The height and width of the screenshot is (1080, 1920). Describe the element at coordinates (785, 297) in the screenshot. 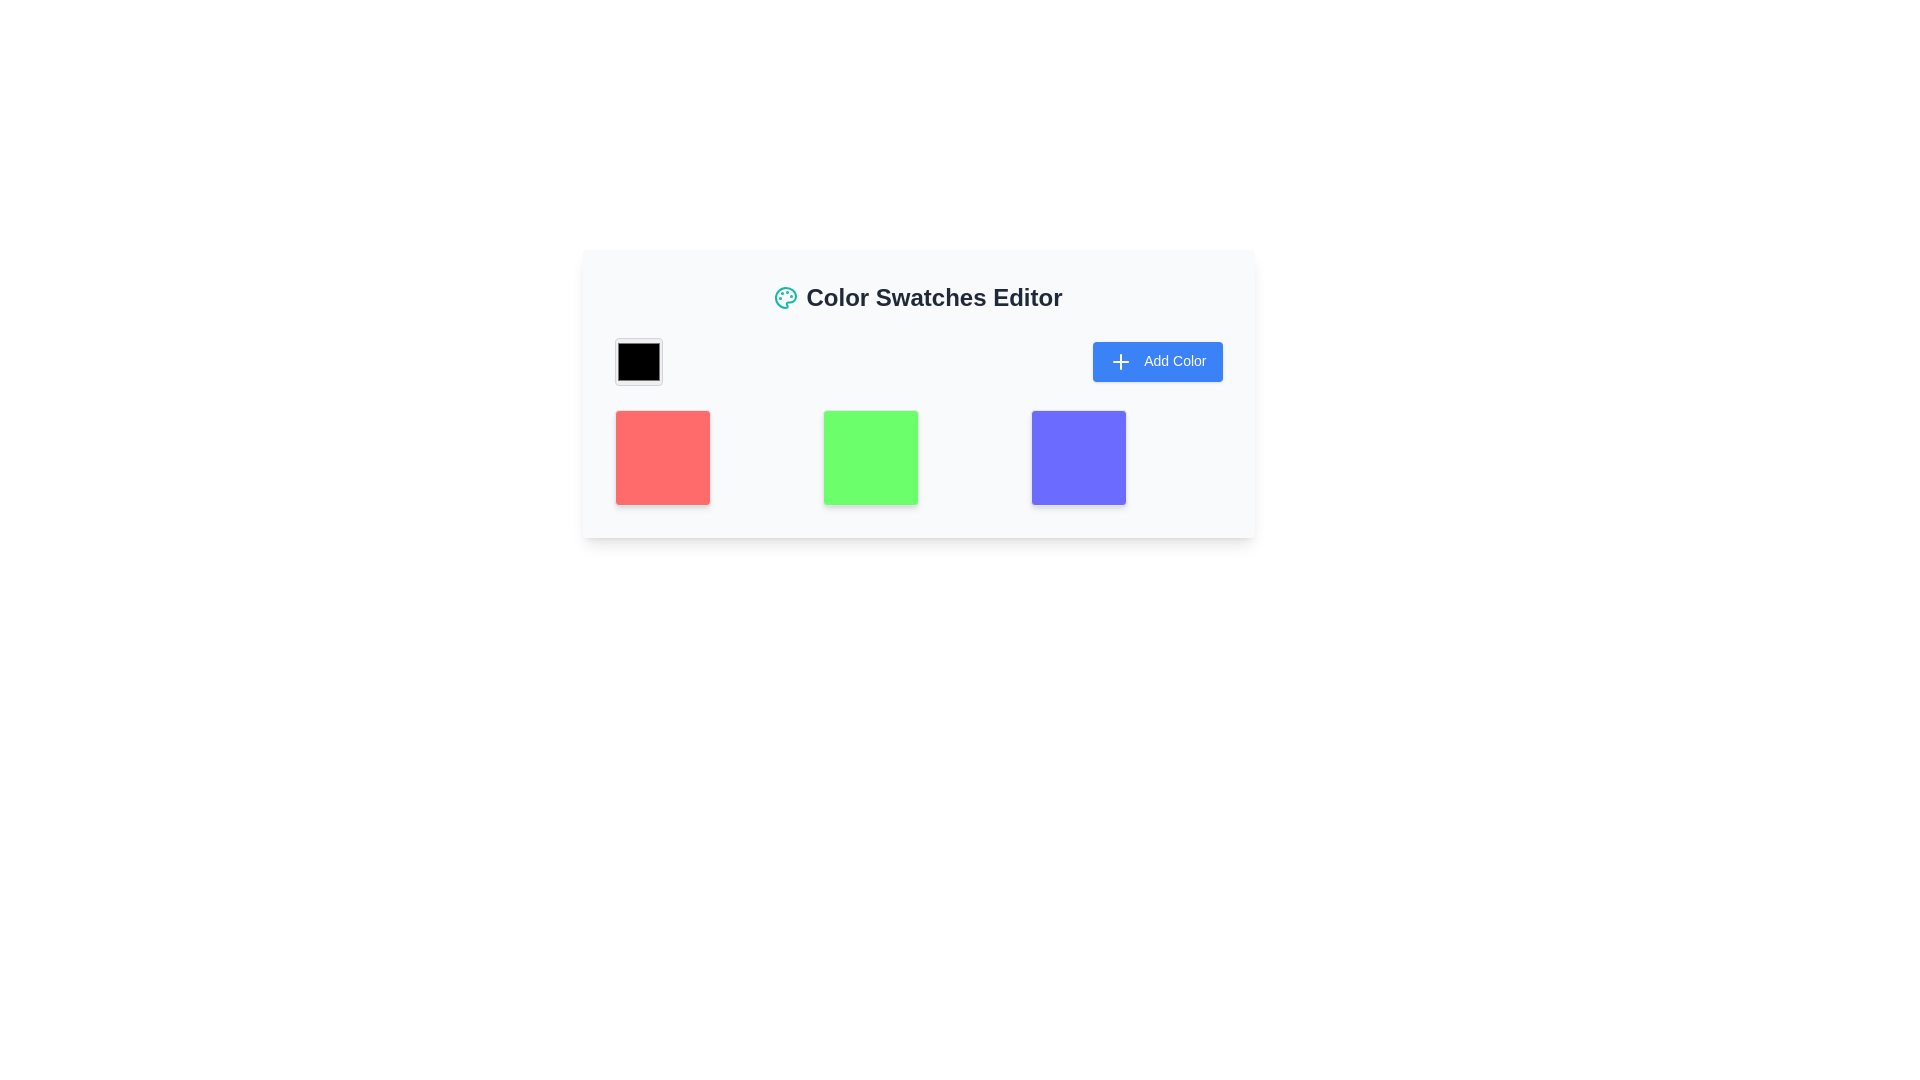

I see `the circular teal icon resembling a painter's palette located at the top-center of the interface, next to the 'Color Swatches Editor' label` at that location.